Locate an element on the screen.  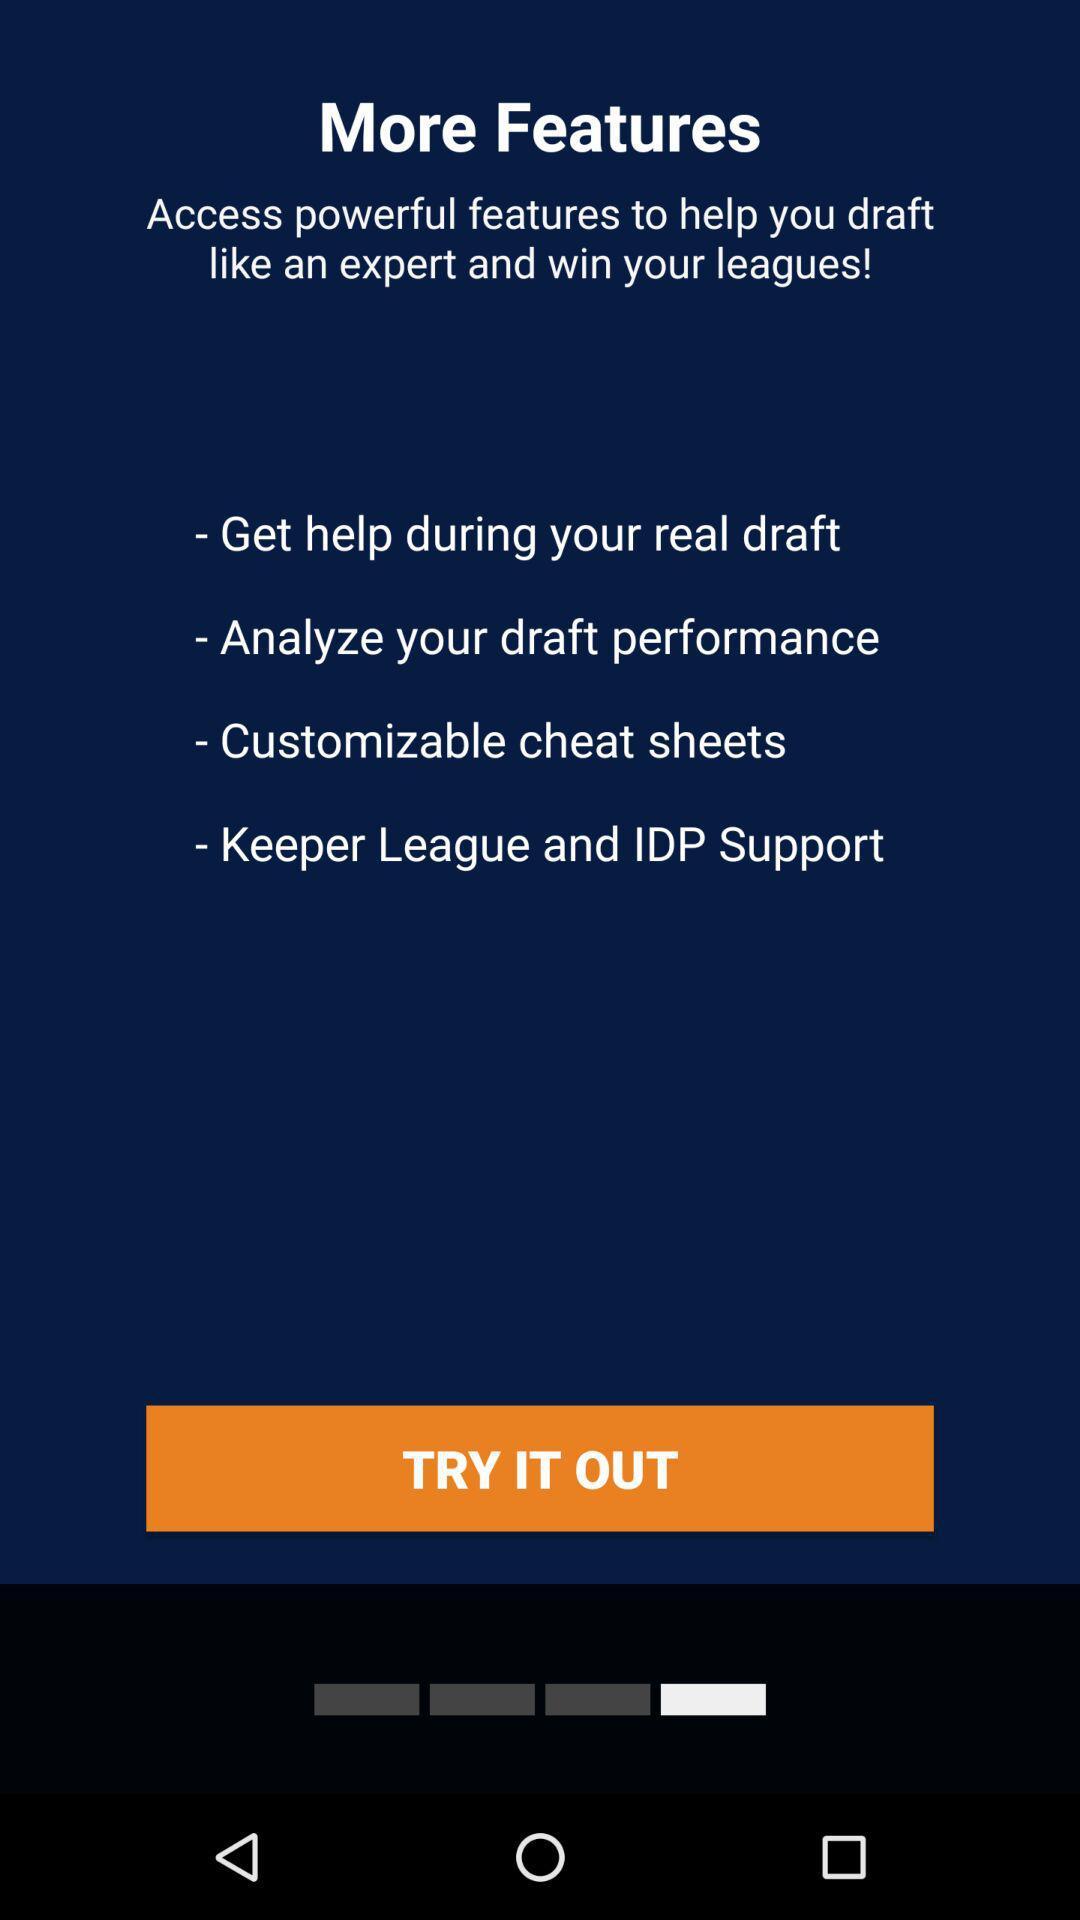
the try it out icon is located at coordinates (540, 1468).